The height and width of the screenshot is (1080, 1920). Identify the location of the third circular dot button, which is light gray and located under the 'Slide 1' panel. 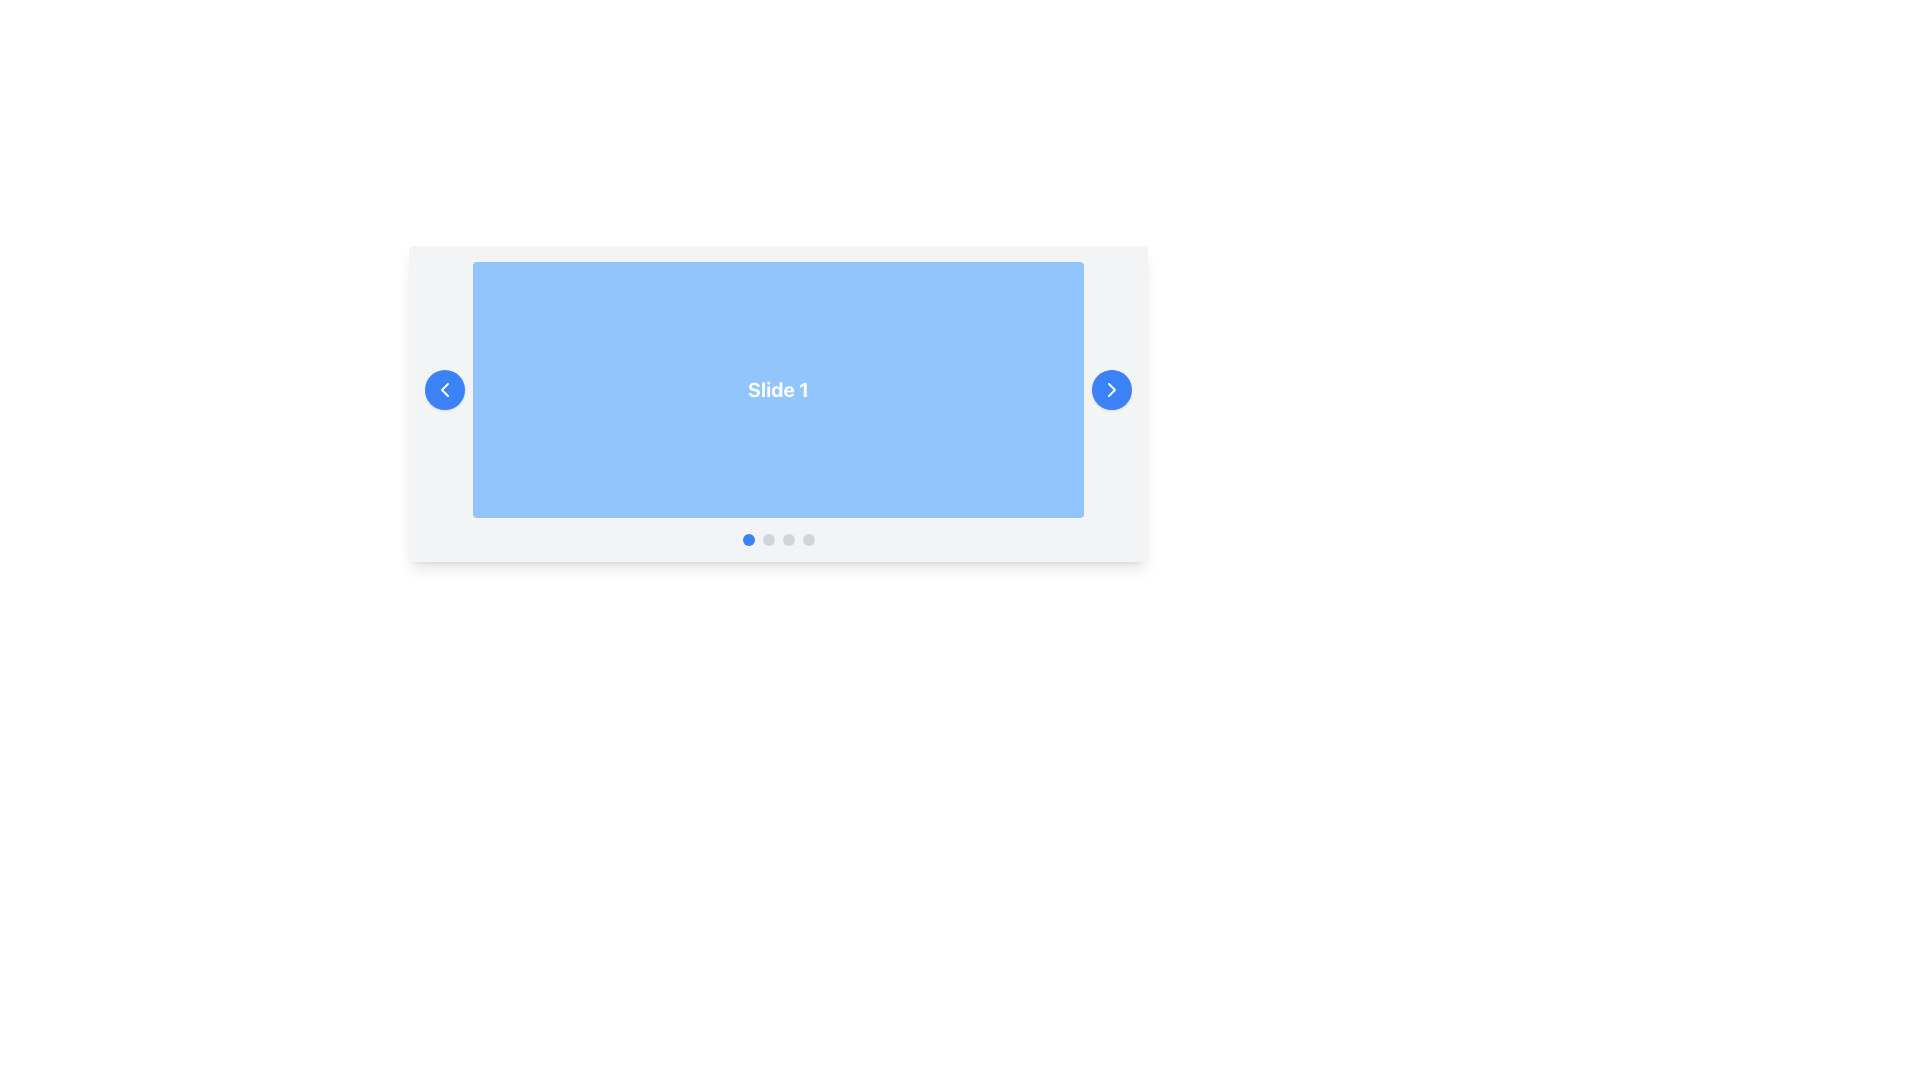
(787, 540).